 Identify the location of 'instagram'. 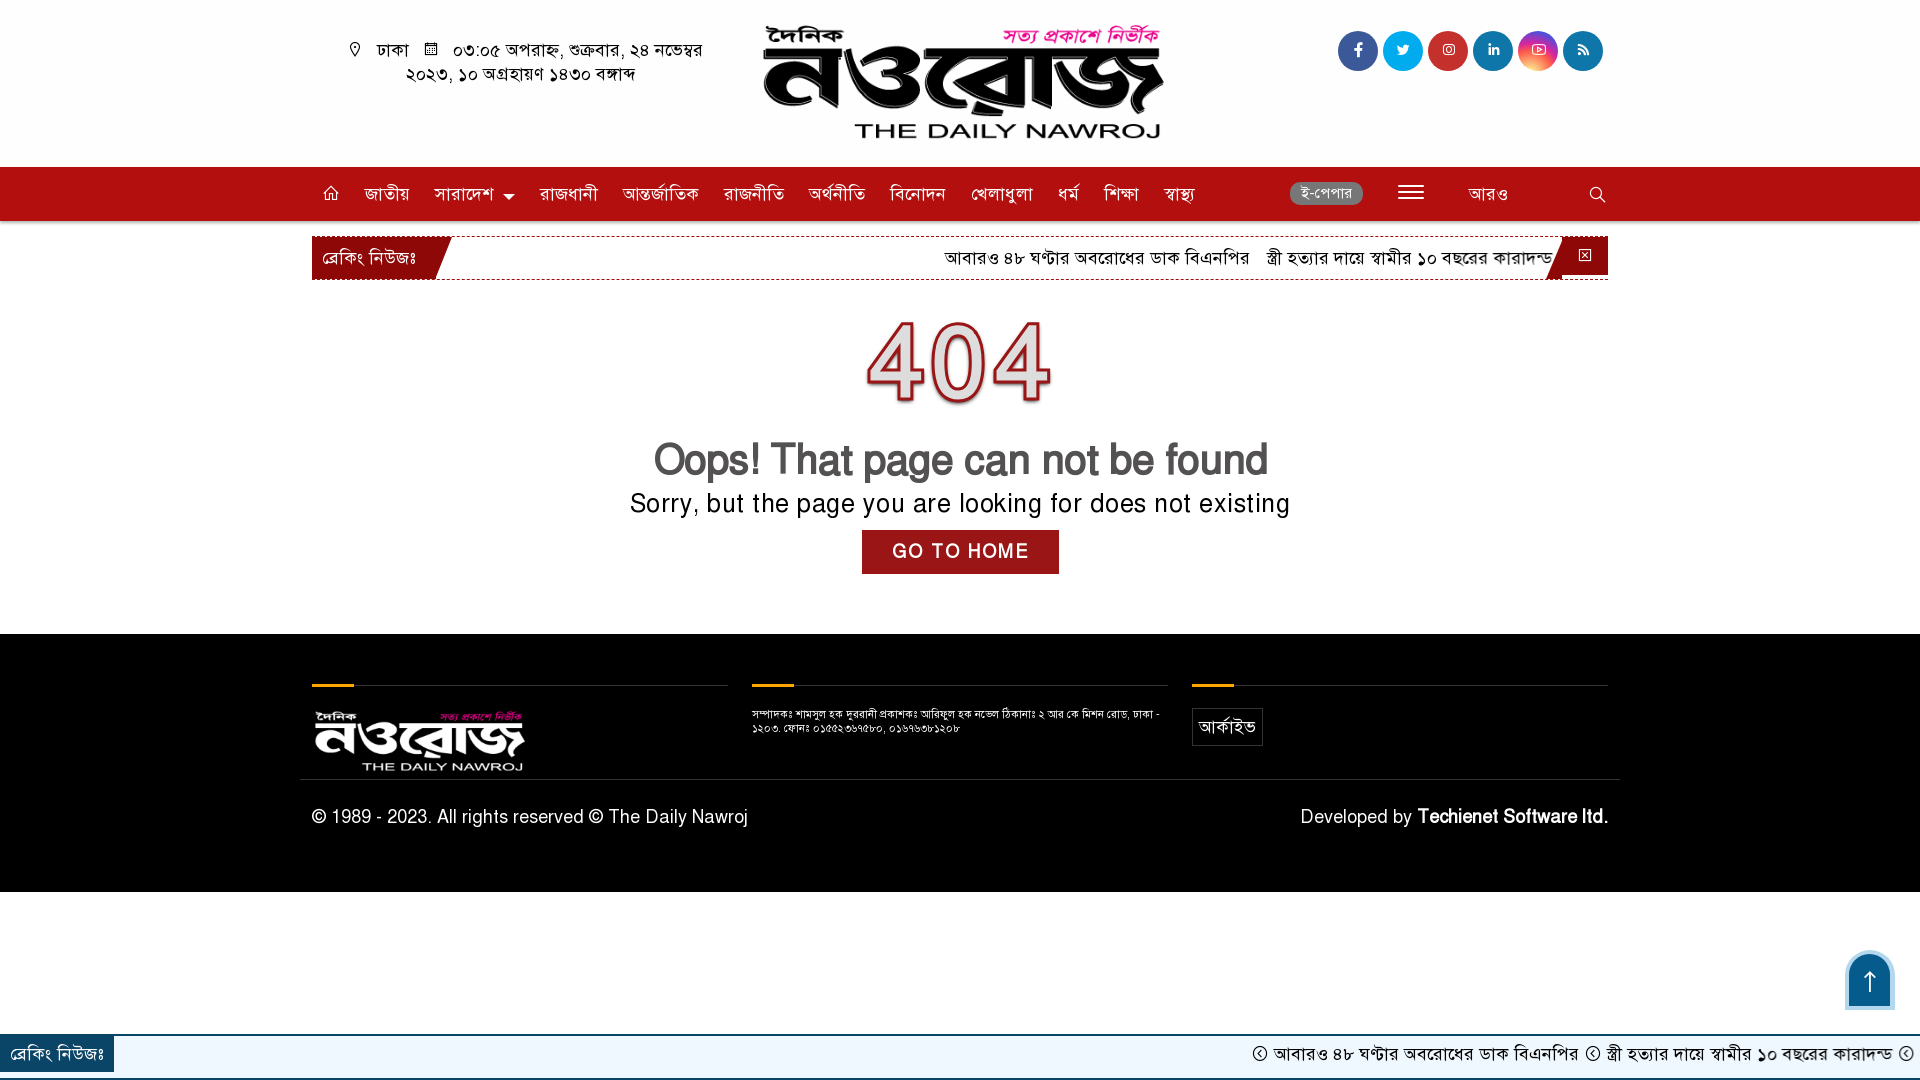
(1448, 49).